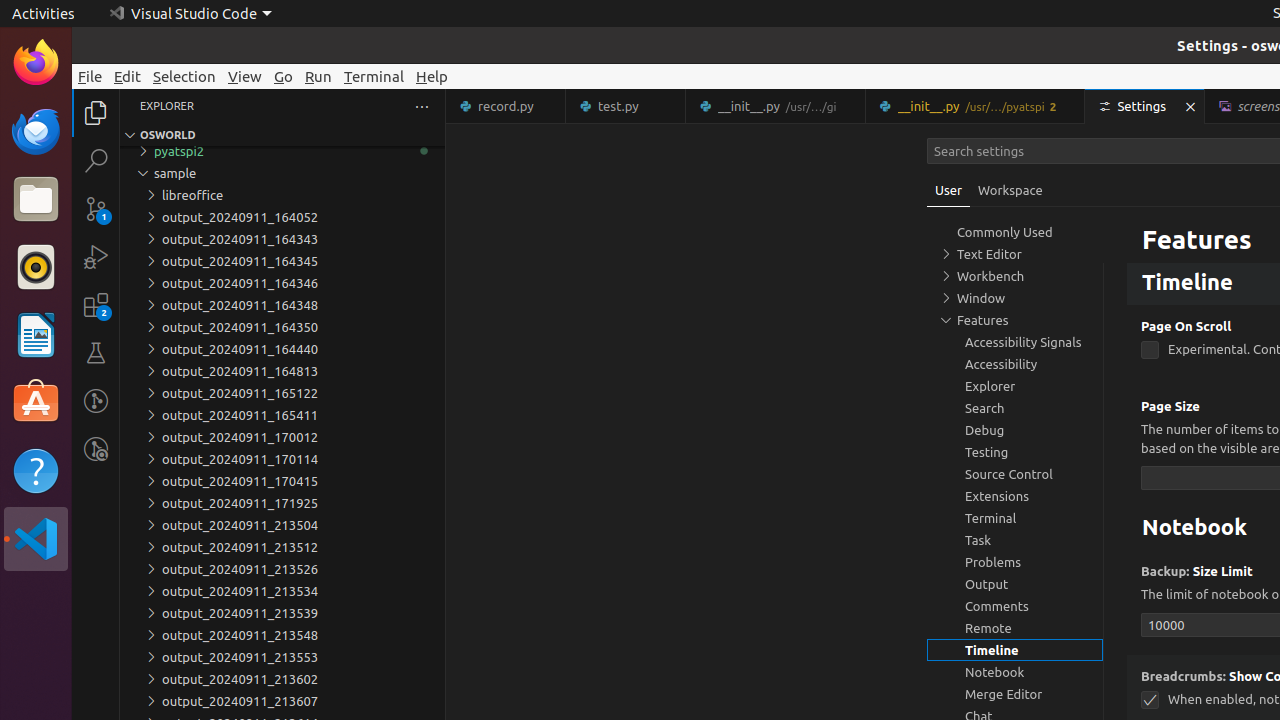 The width and height of the screenshot is (1280, 720). What do you see at coordinates (281, 657) in the screenshot?
I see `'output_20240911_213553'` at bounding box center [281, 657].